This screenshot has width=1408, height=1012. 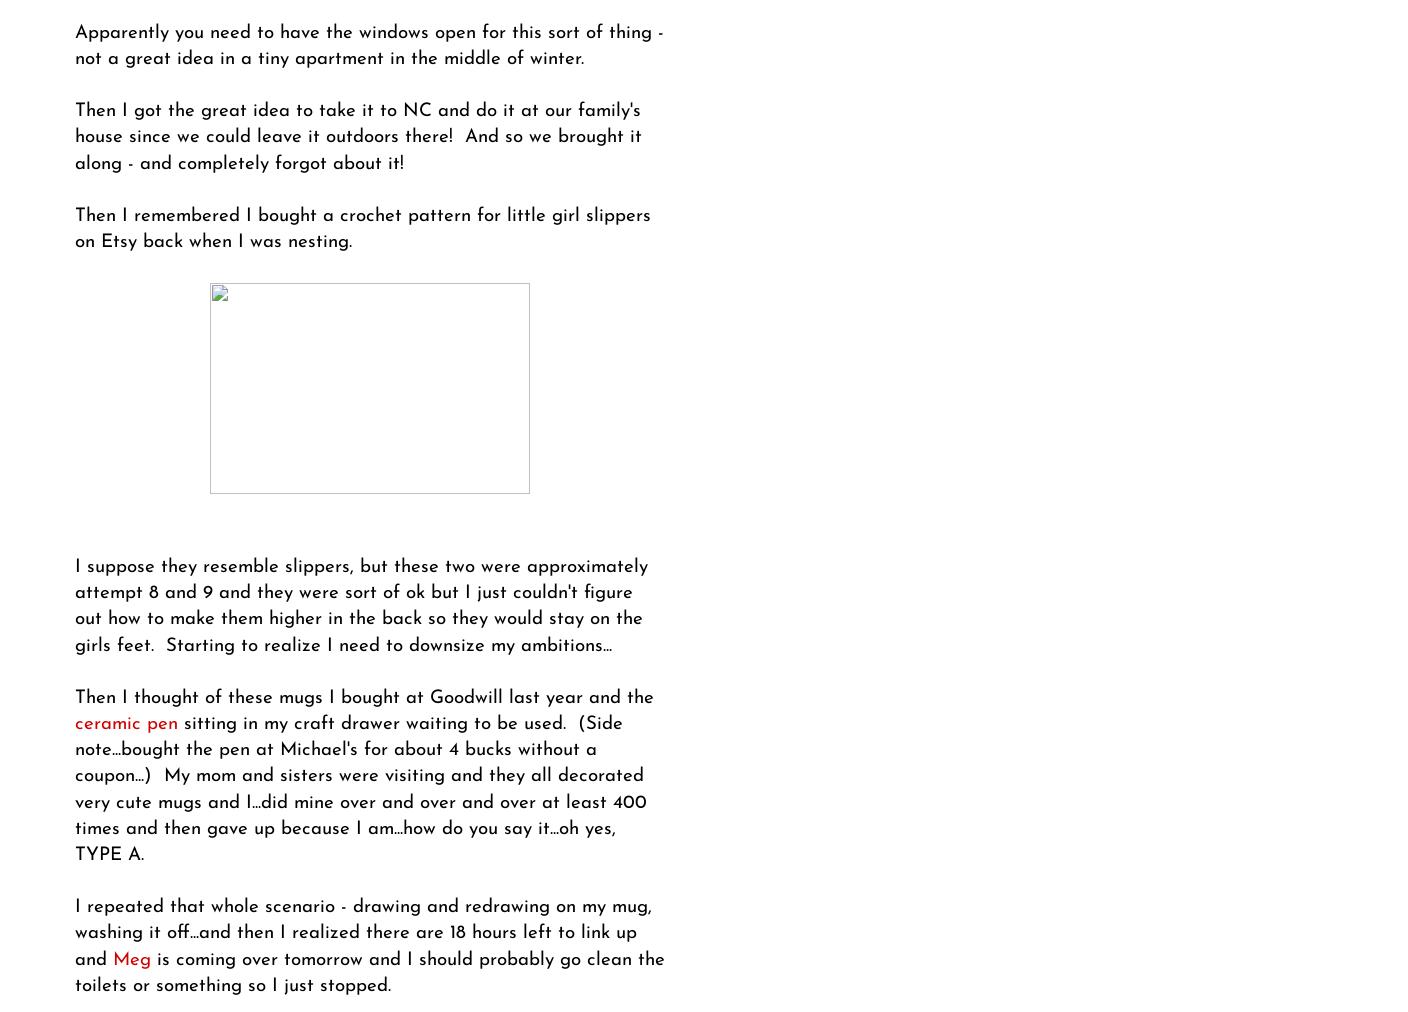 I want to click on 'Then I got the great idea to take it to NC and do it at our family's house since we could leave it outdoors there!  And so we brought it along - and completely forgot about it!', so click(x=357, y=137).